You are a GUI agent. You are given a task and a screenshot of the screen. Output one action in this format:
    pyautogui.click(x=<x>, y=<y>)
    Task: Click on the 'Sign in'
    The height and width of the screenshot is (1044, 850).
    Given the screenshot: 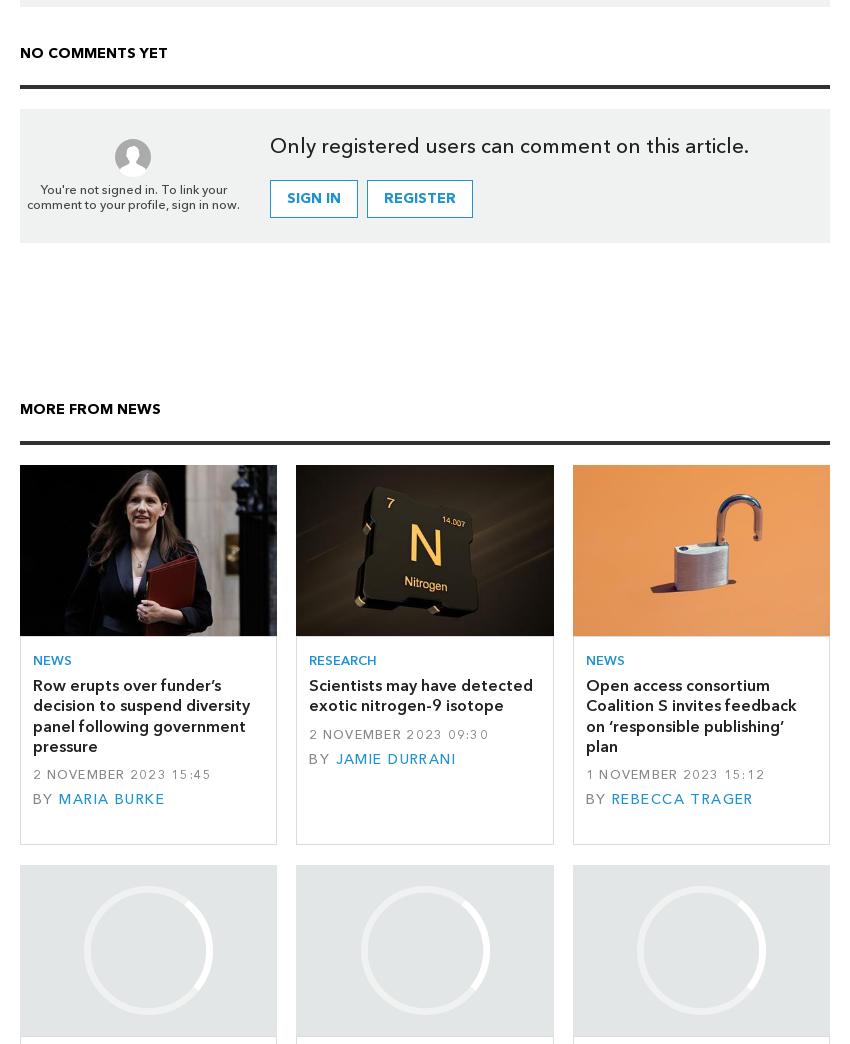 What is the action you would take?
    pyautogui.click(x=285, y=198)
    